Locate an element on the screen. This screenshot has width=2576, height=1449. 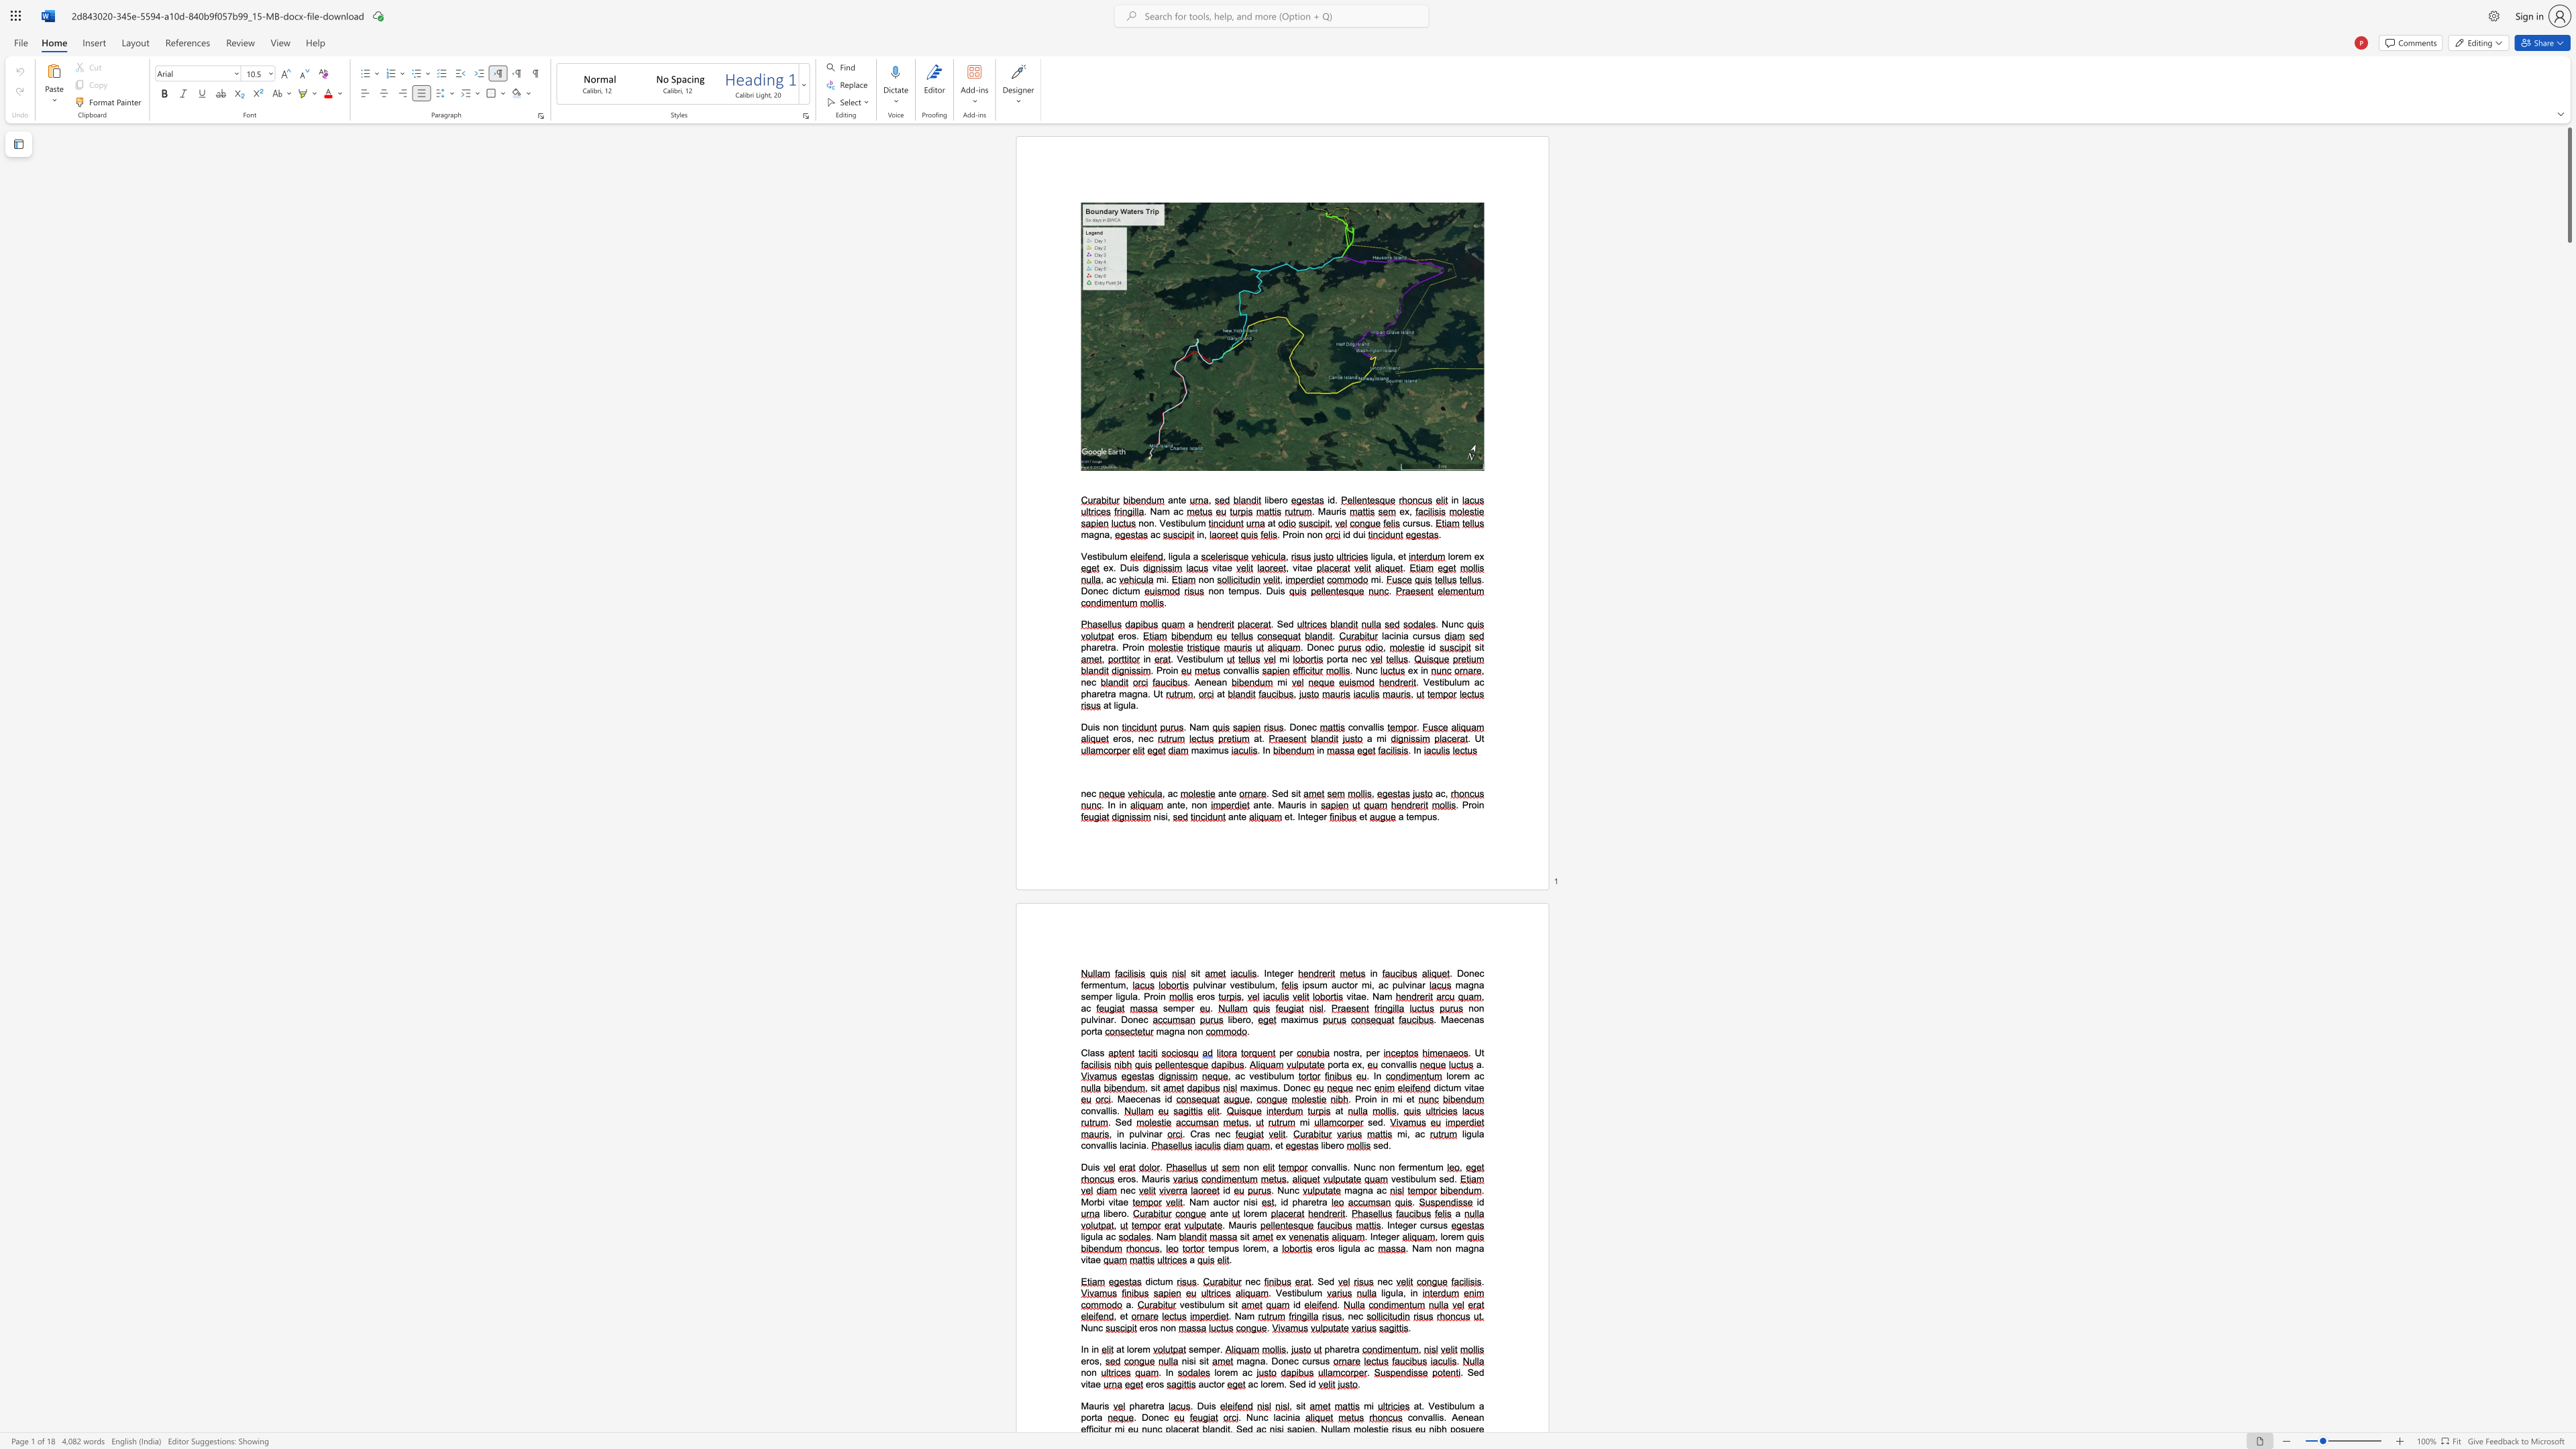
the 1th character "x" in the text is located at coordinates (1358, 1063).